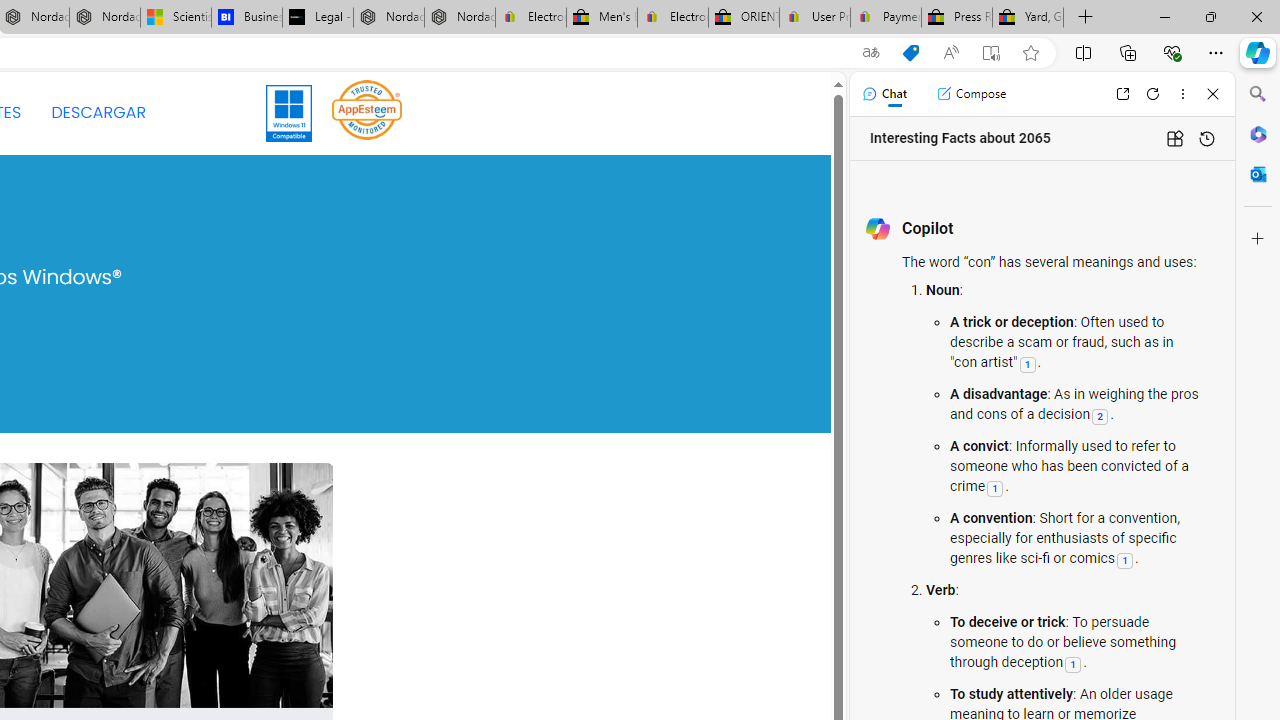 This screenshot has width=1280, height=720. Describe the element at coordinates (971, 93) in the screenshot. I see `'Compose'` at that location.